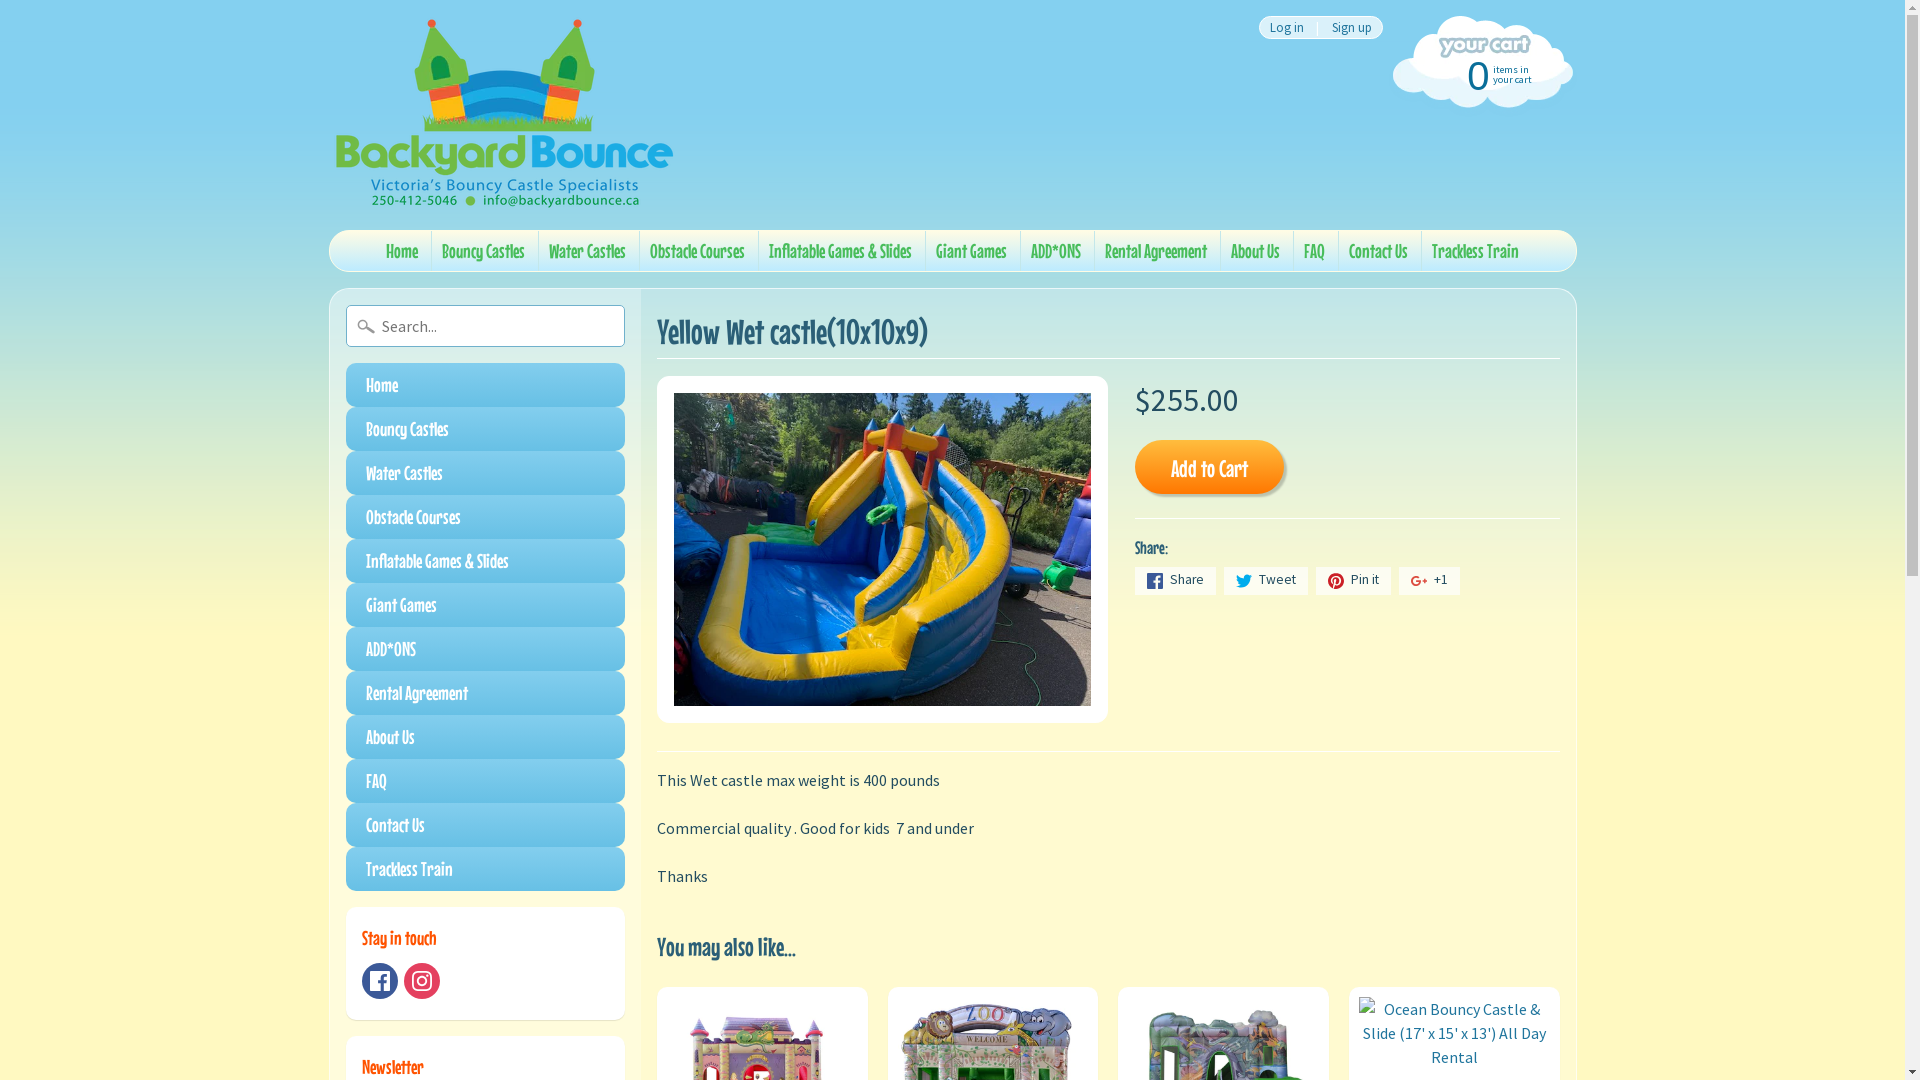 This screenshot has height=1080, width=1920. I want to click on '0, so click(1479, 72).